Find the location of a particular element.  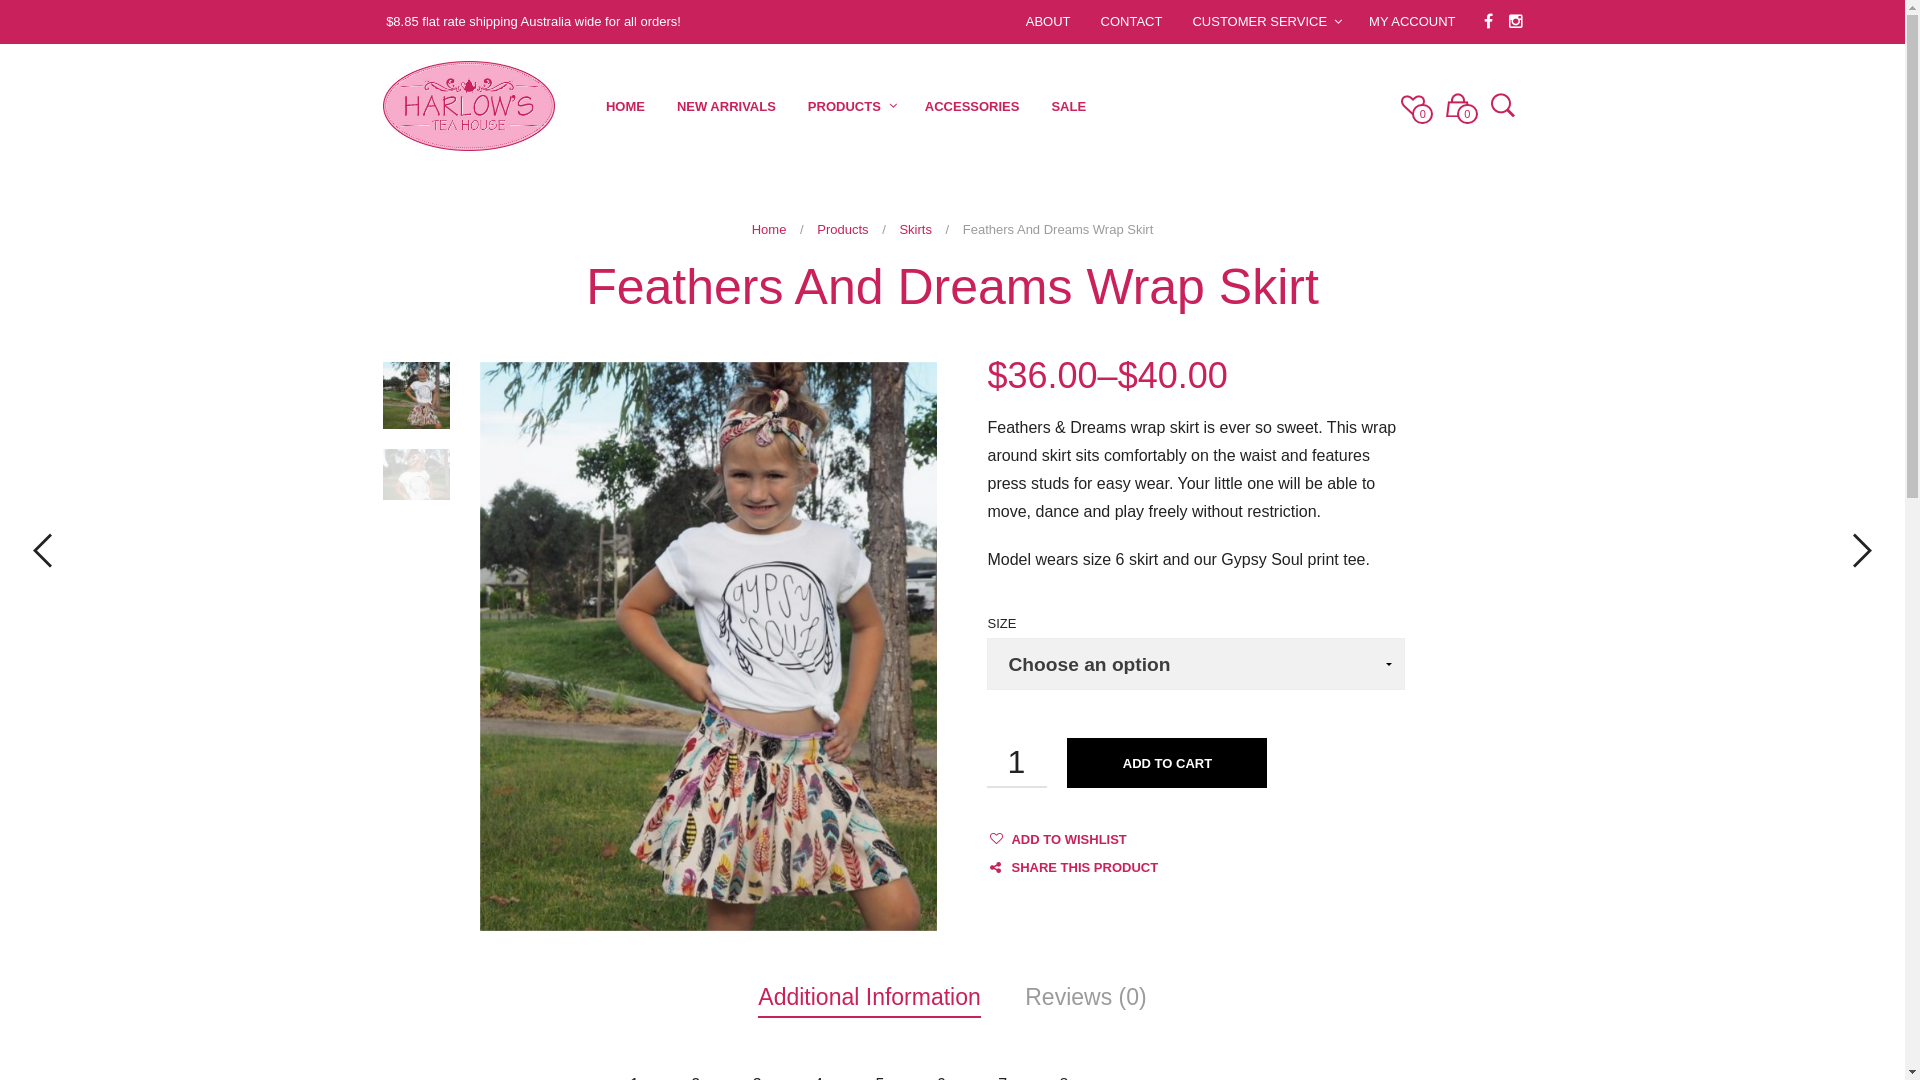

'ACCESSORIES' is located at coordinates (972, 106).